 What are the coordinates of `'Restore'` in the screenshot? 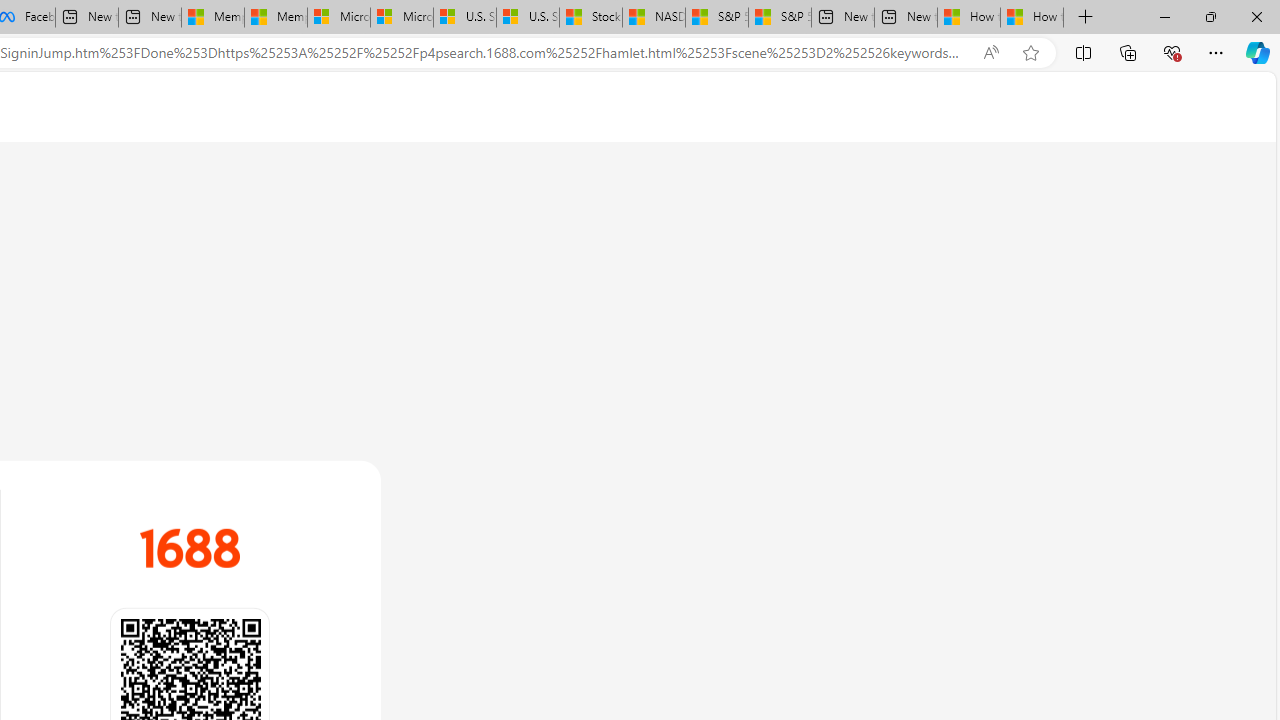 It's located at (1209, 16).